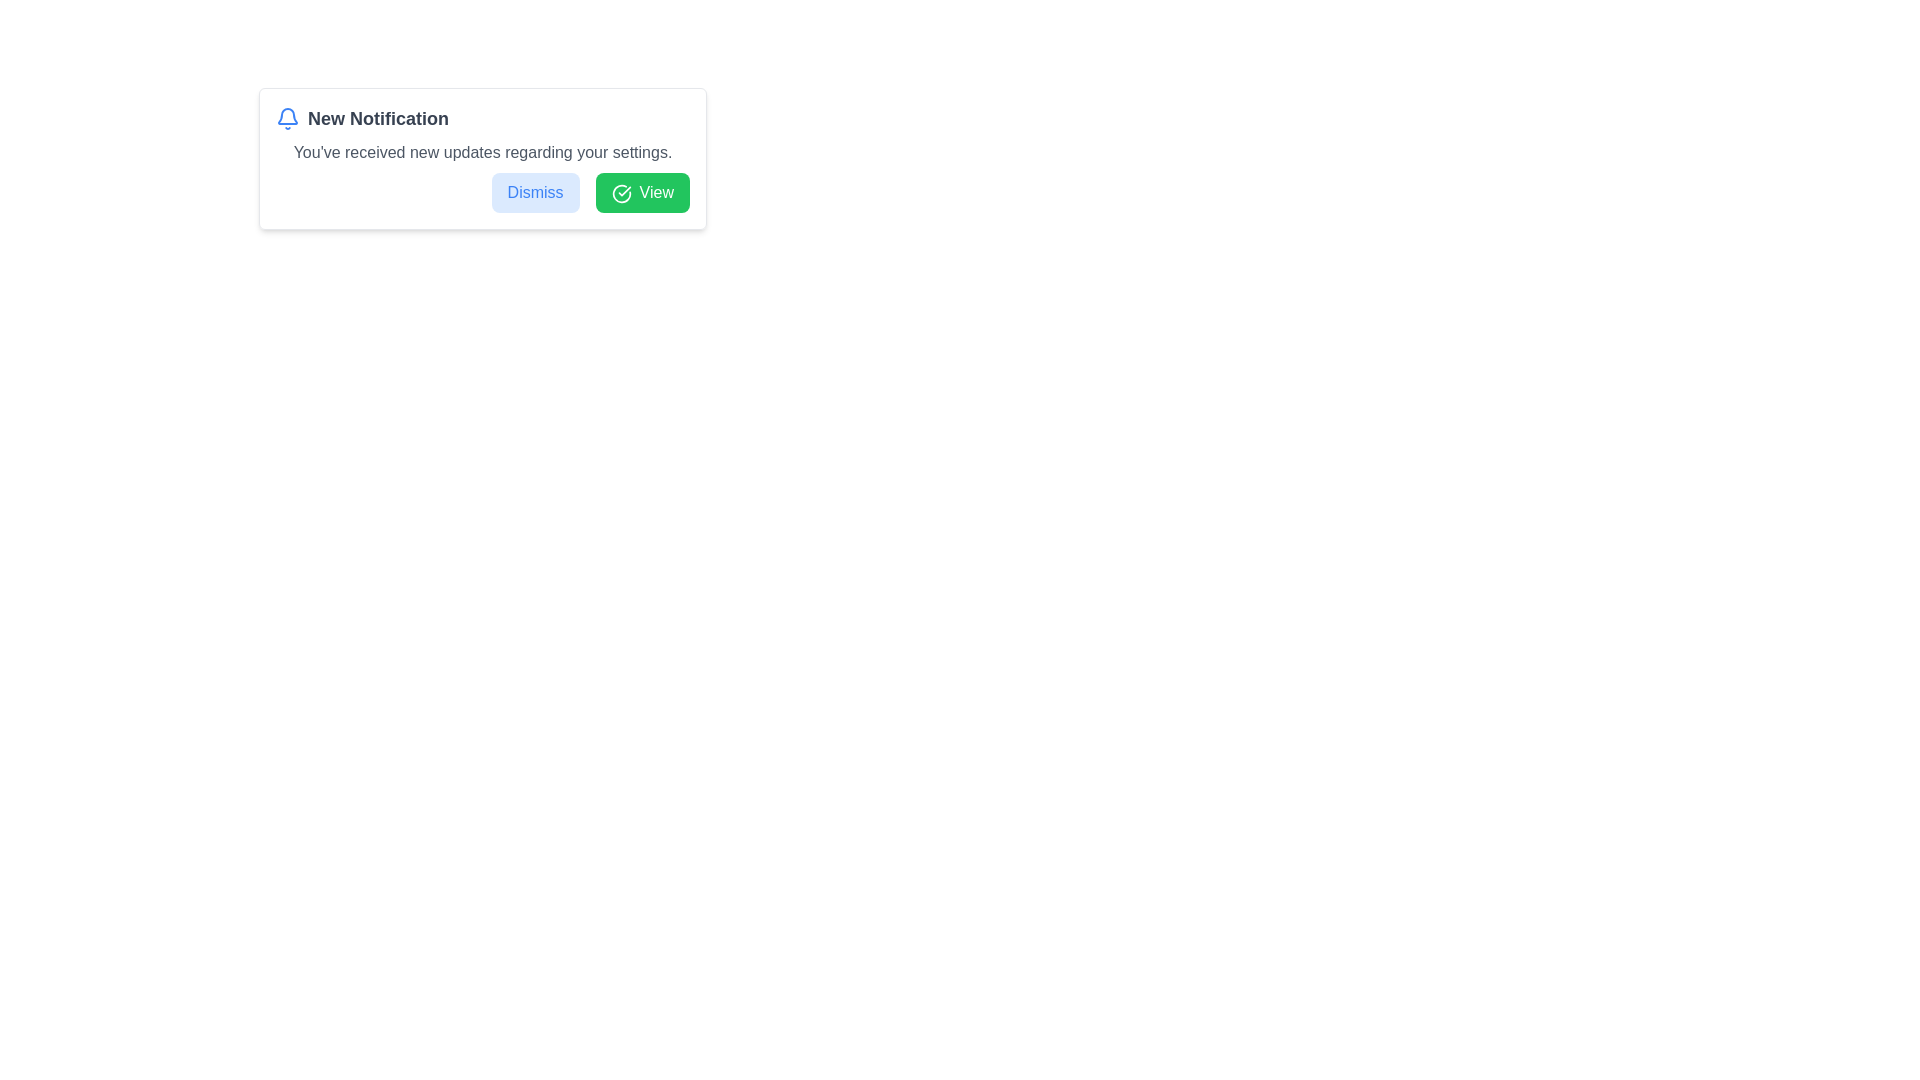  I want to click on the icon inside the green 'View' button, which indicates a completed or approved action, located to the left of the button text, so click(620, 193).